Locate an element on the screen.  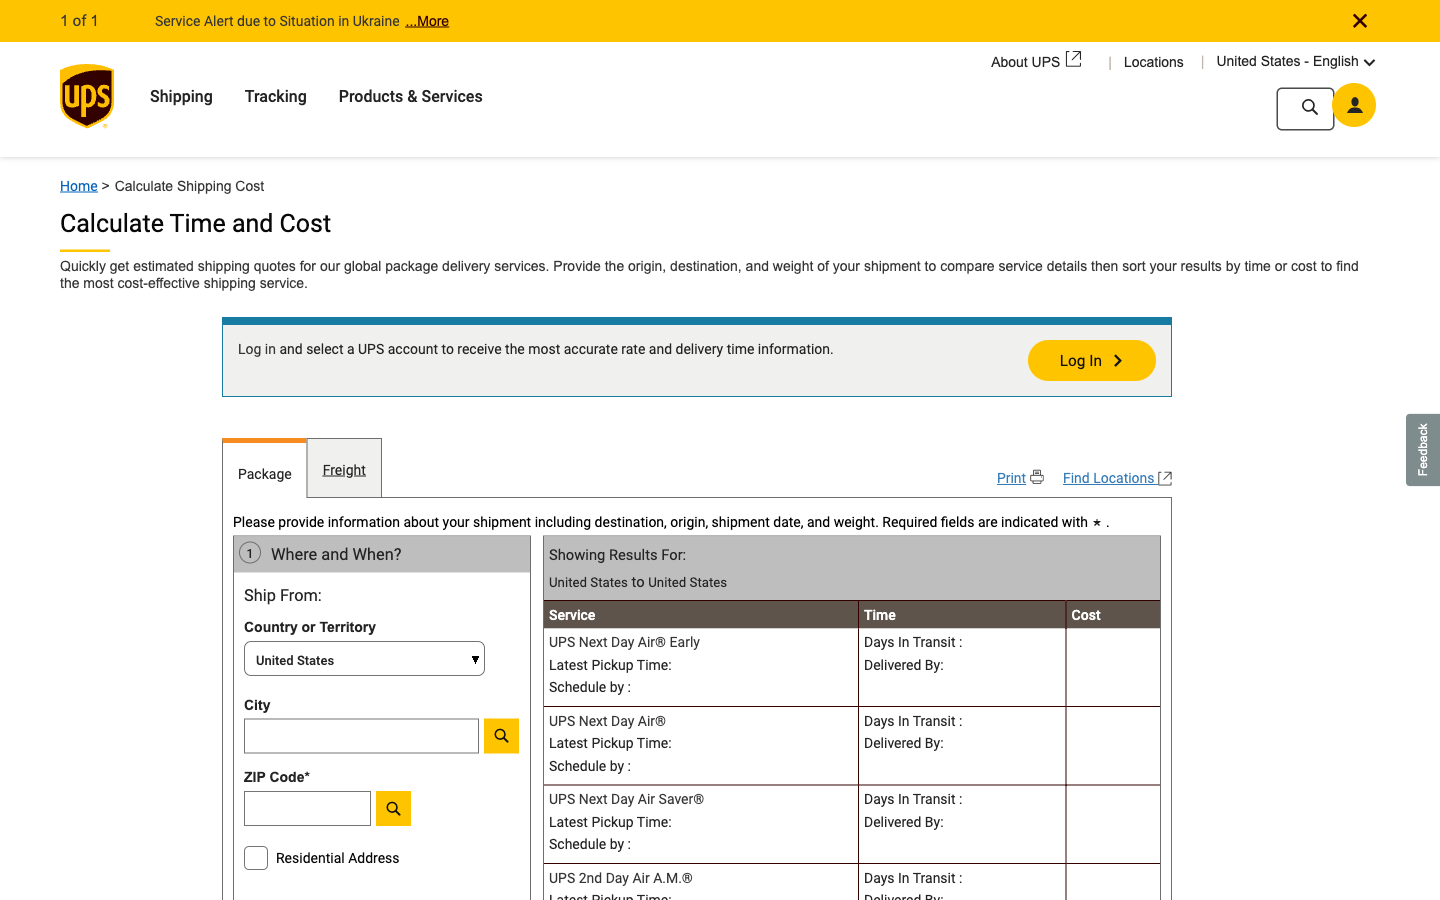
Change the language from English to Spanish is located at coordinates (1358, 59).